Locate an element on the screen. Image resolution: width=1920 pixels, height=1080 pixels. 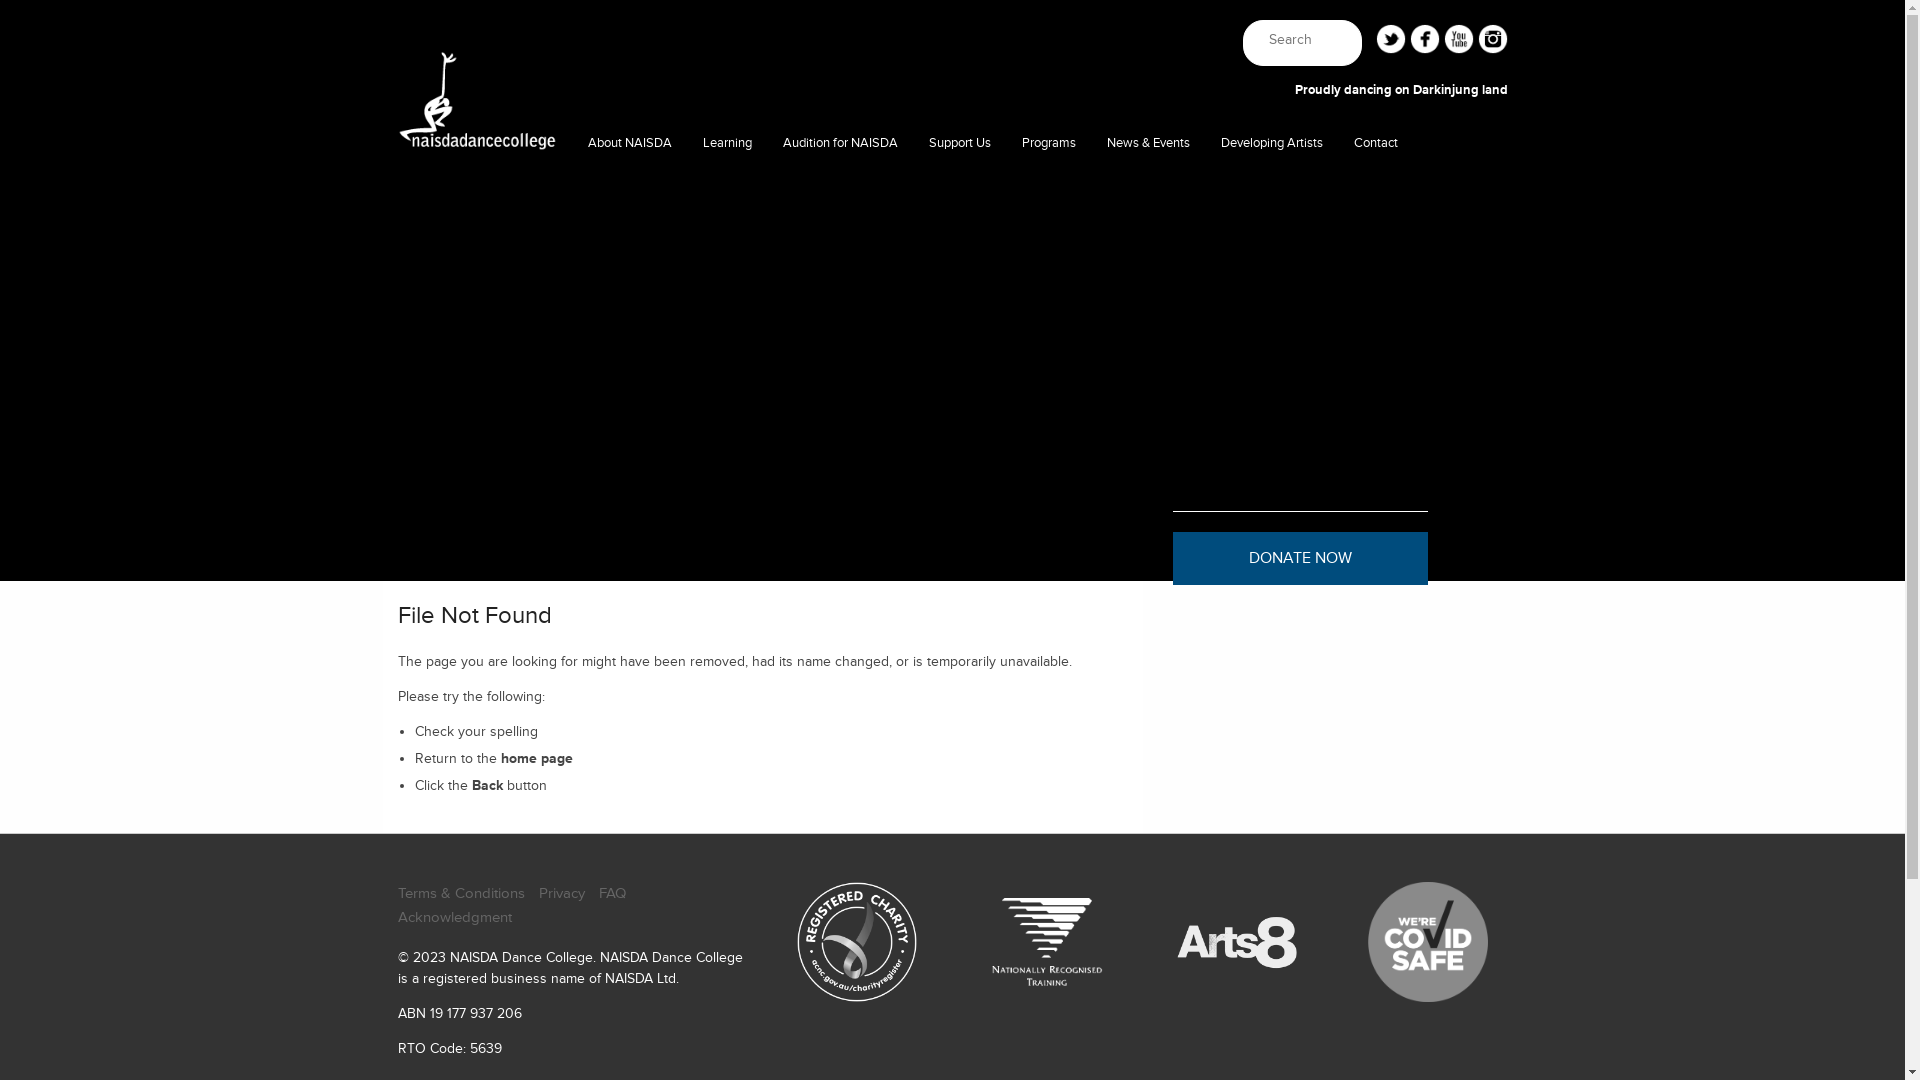
'Audition for NAISDA' is located at coordinates (767, 142).